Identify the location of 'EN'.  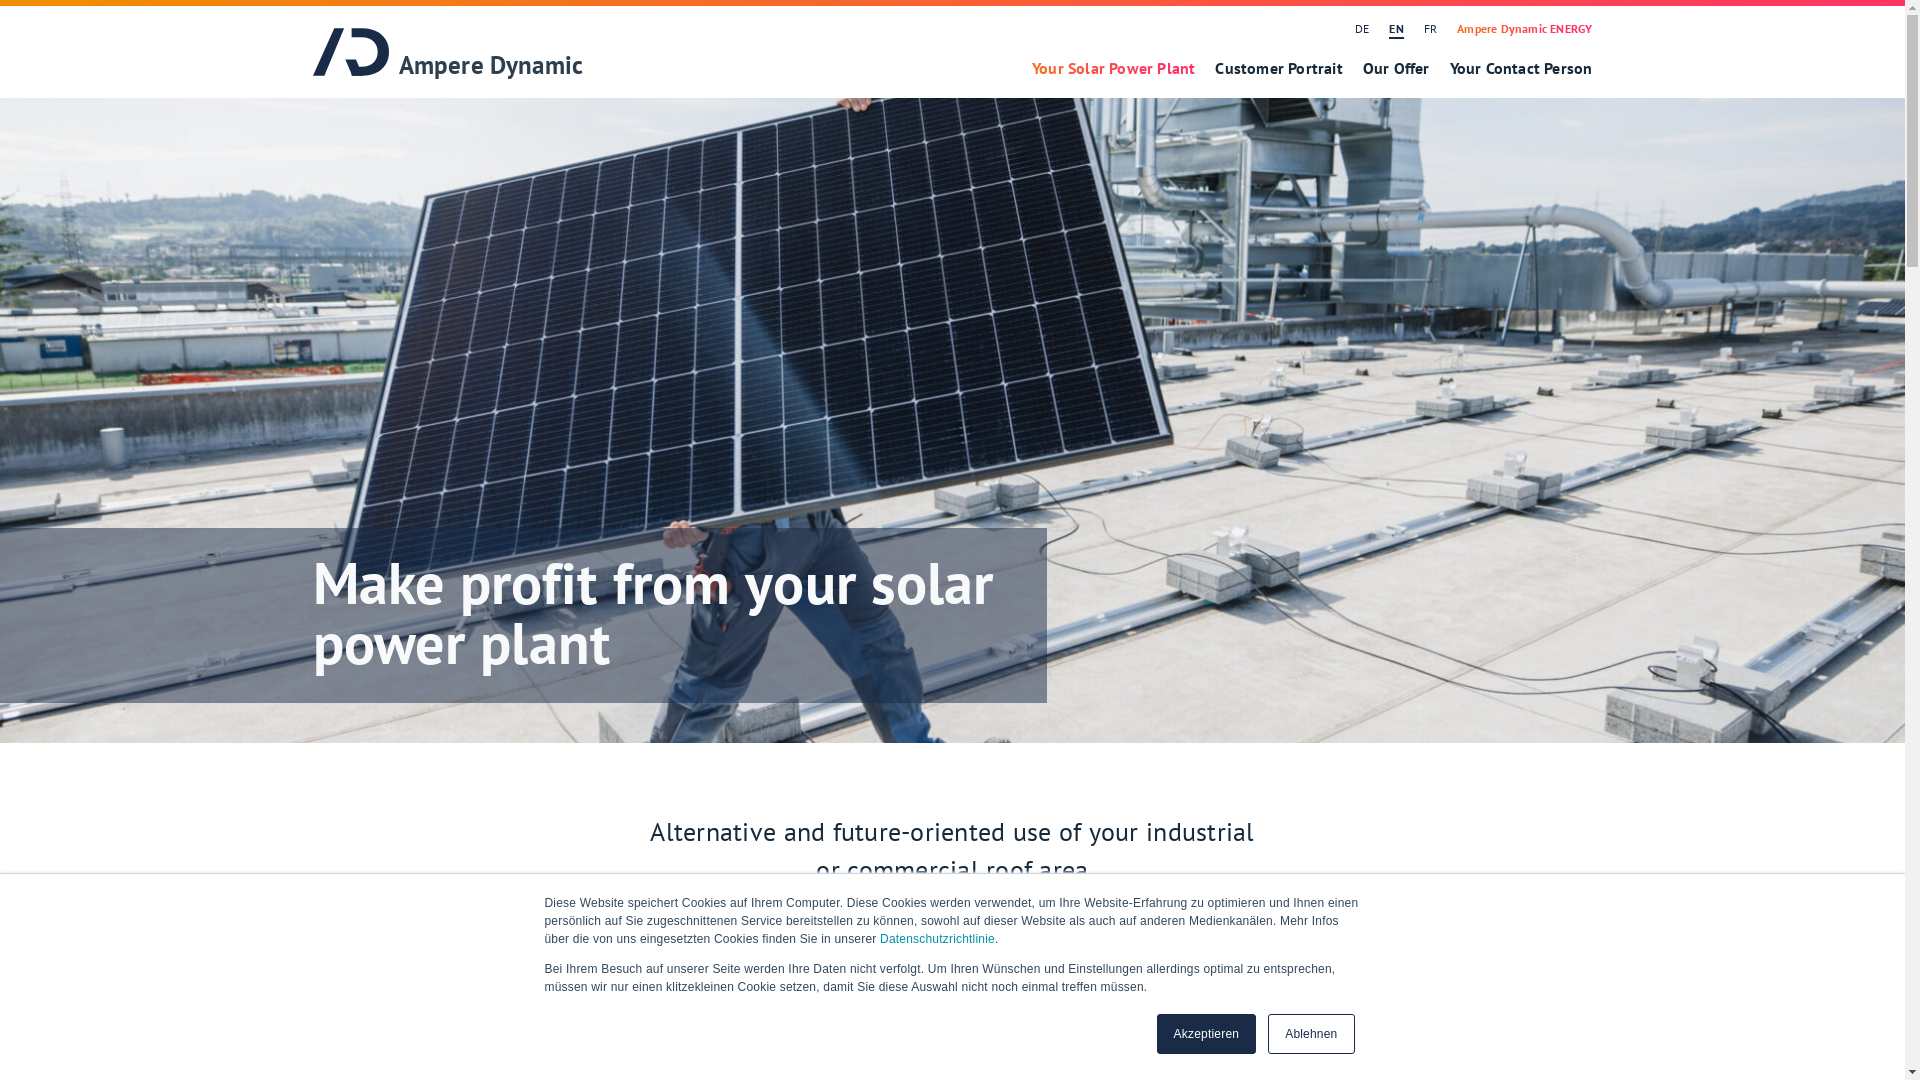
(1377, 28).